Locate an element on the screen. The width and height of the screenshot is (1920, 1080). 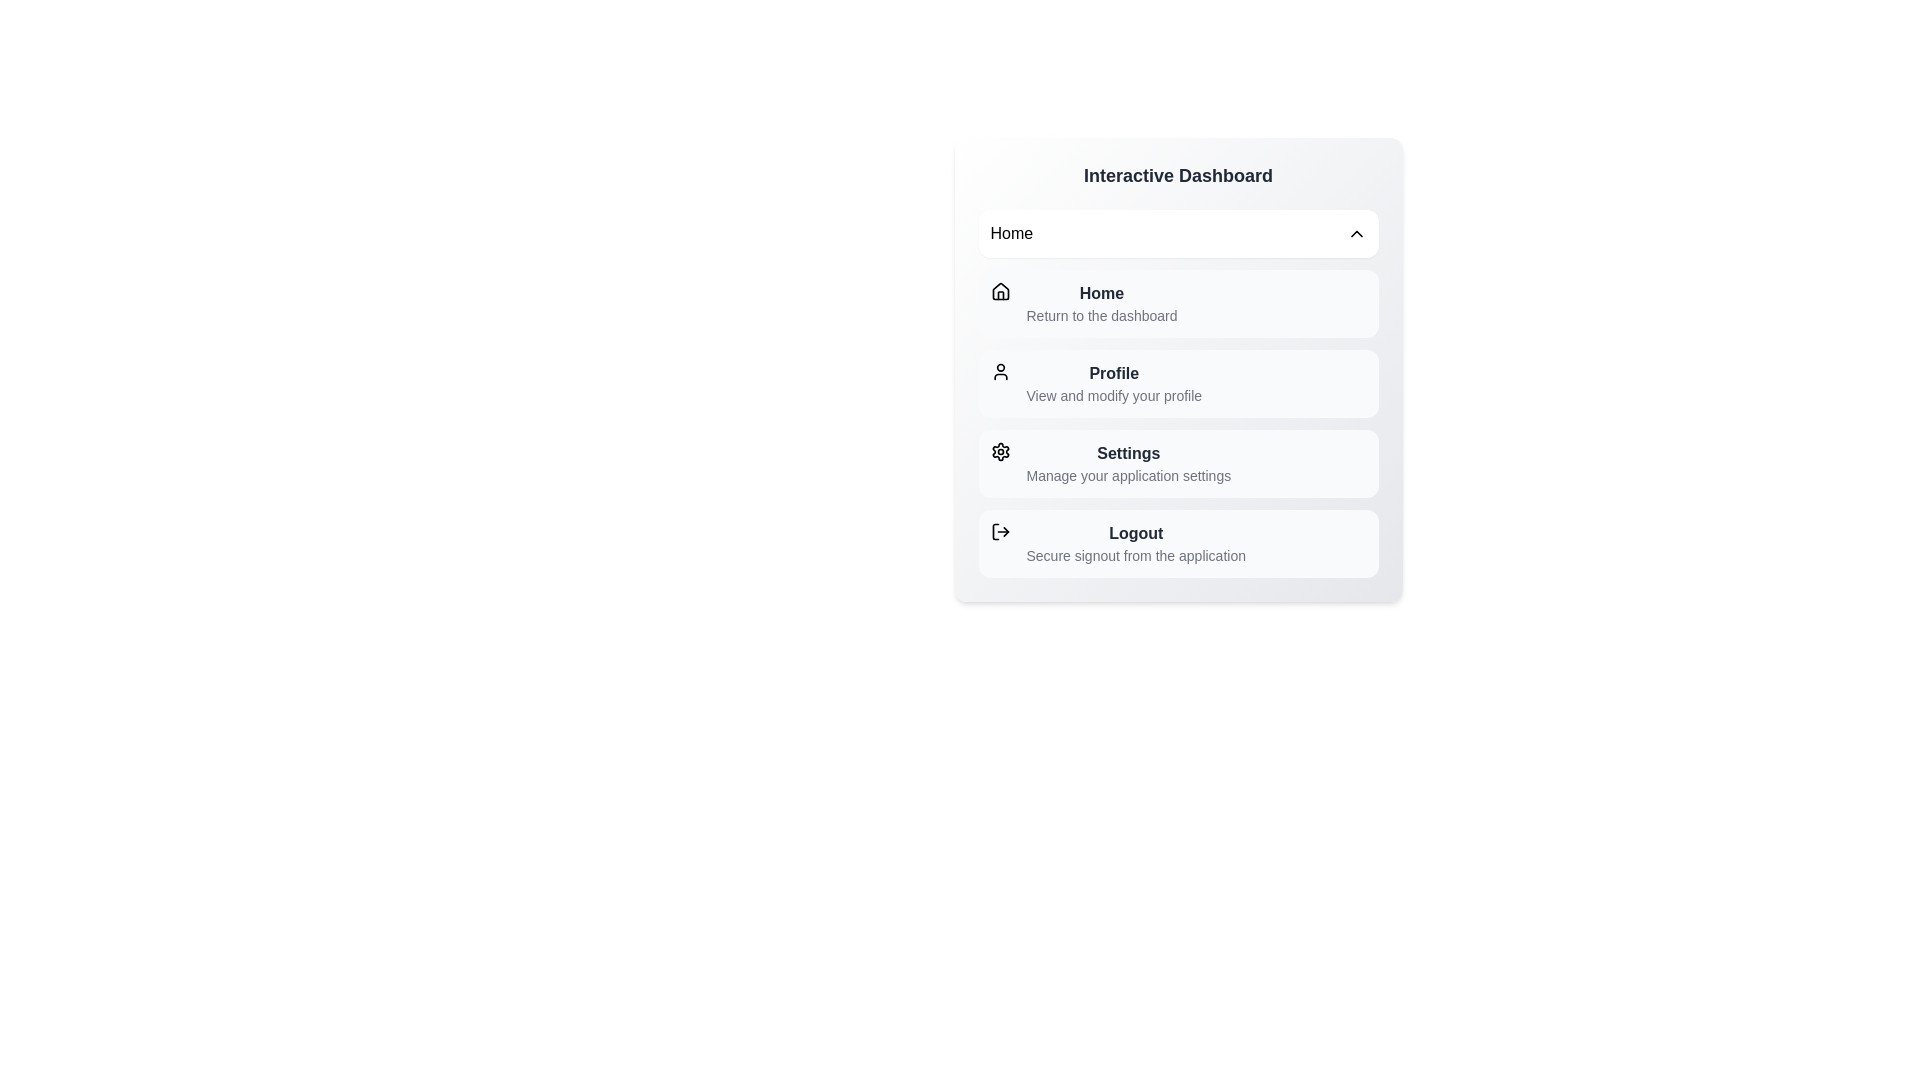
the header text of the Interactive Dashboard to focus on it is located at coordinates (1178, 175).